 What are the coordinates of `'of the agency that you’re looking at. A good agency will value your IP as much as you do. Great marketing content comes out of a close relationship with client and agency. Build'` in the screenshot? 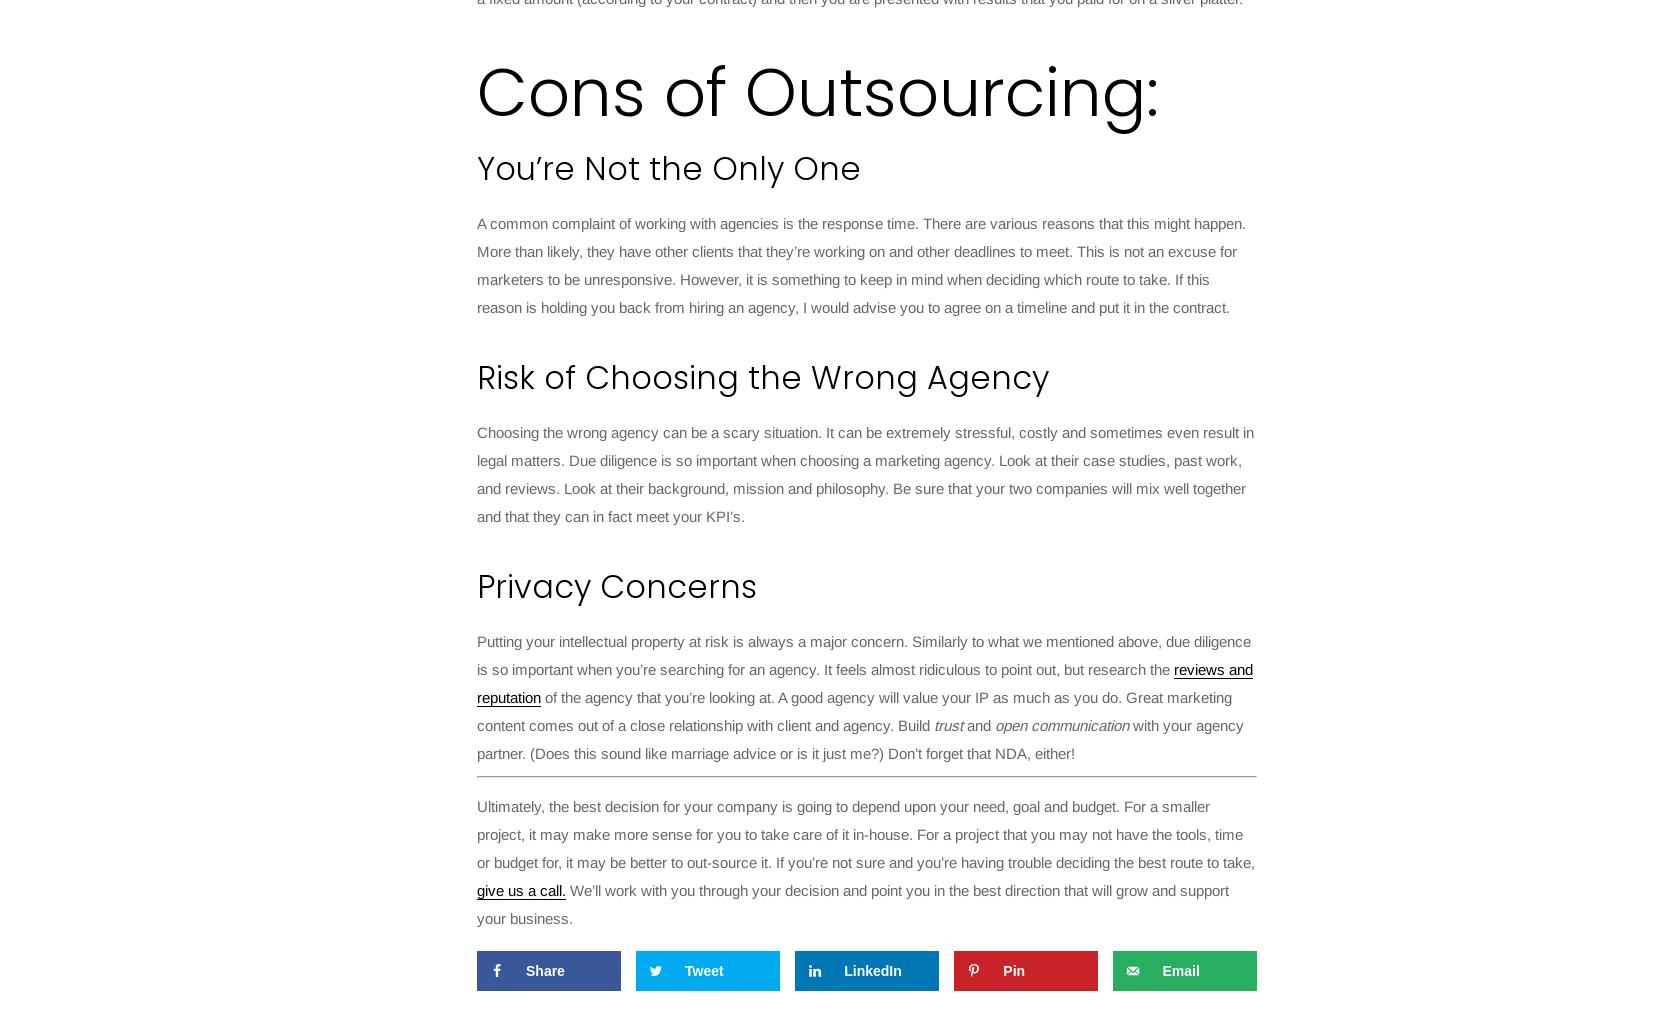 It's located at (853, 710).